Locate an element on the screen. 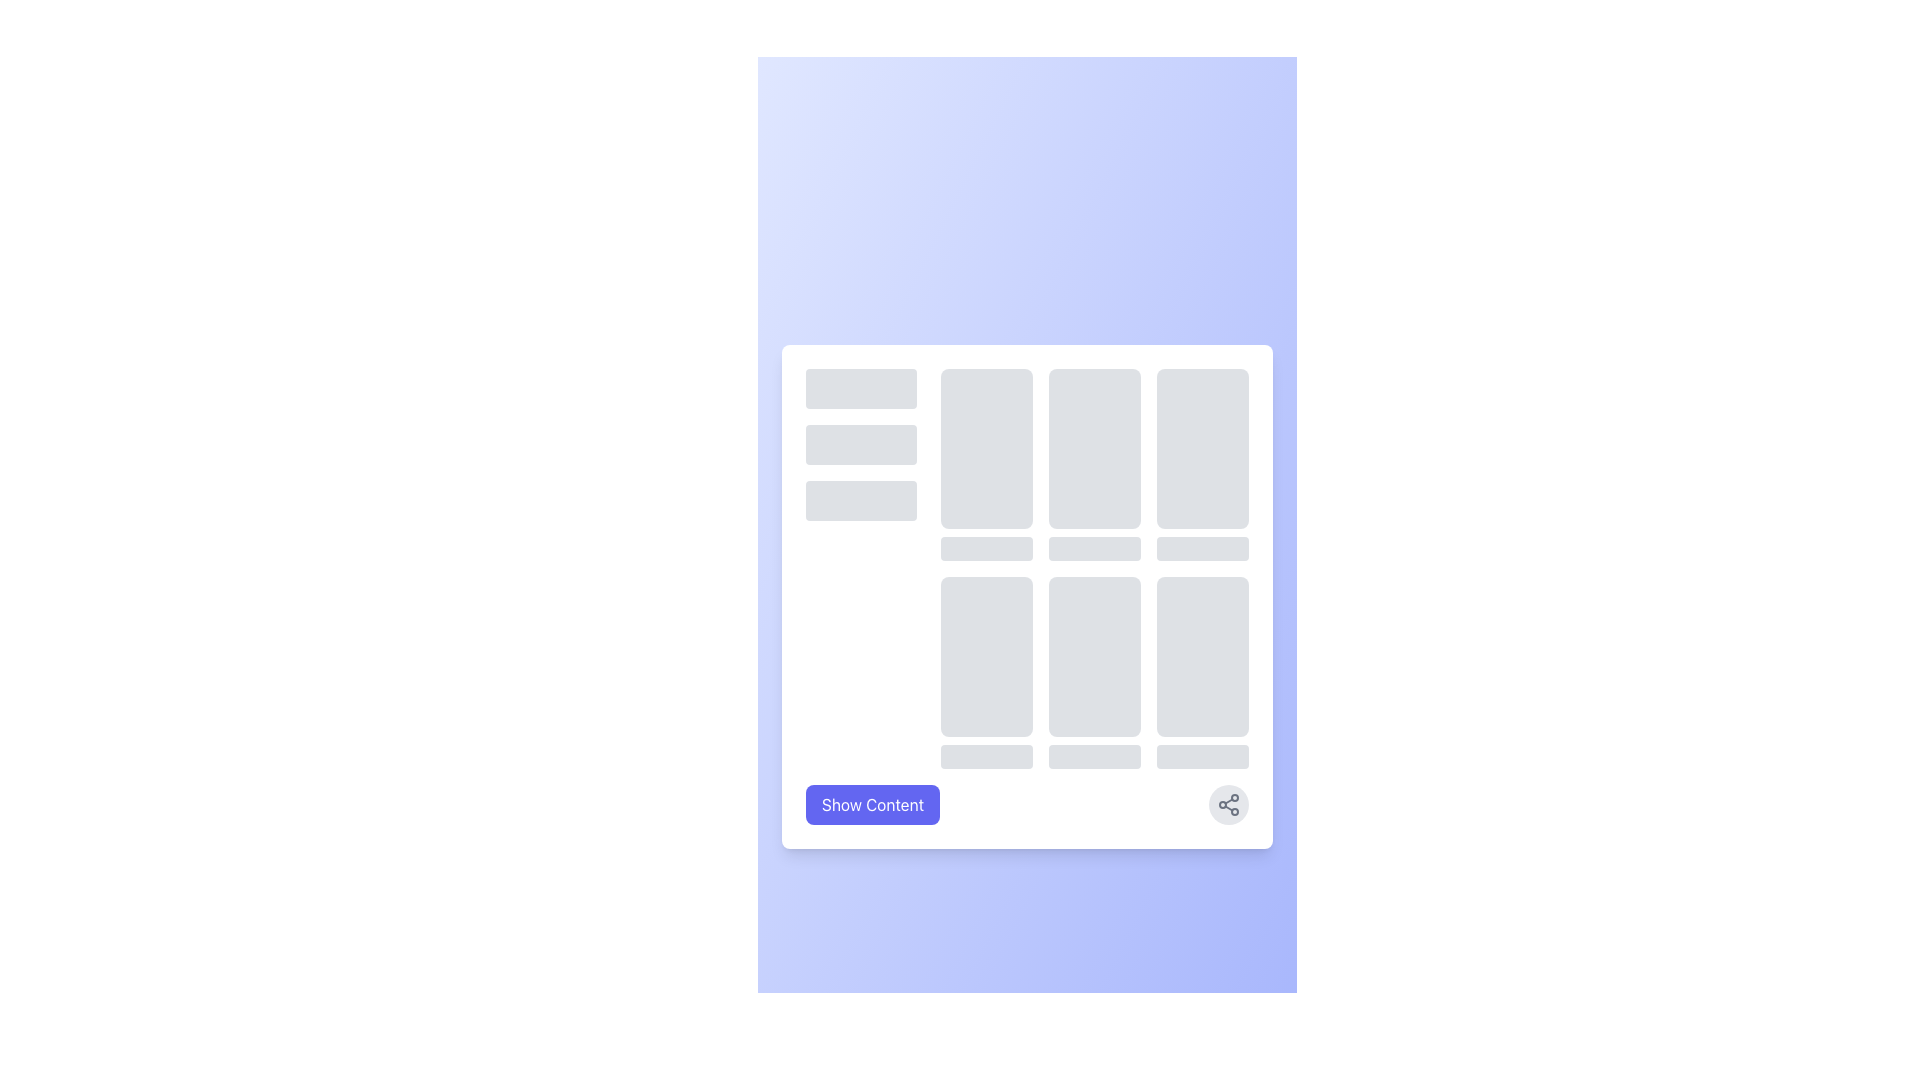 This screenshot has height=1080, width=1920. the medium gray rectangular box with rounded corners located is located at coordinates (1201, 656).